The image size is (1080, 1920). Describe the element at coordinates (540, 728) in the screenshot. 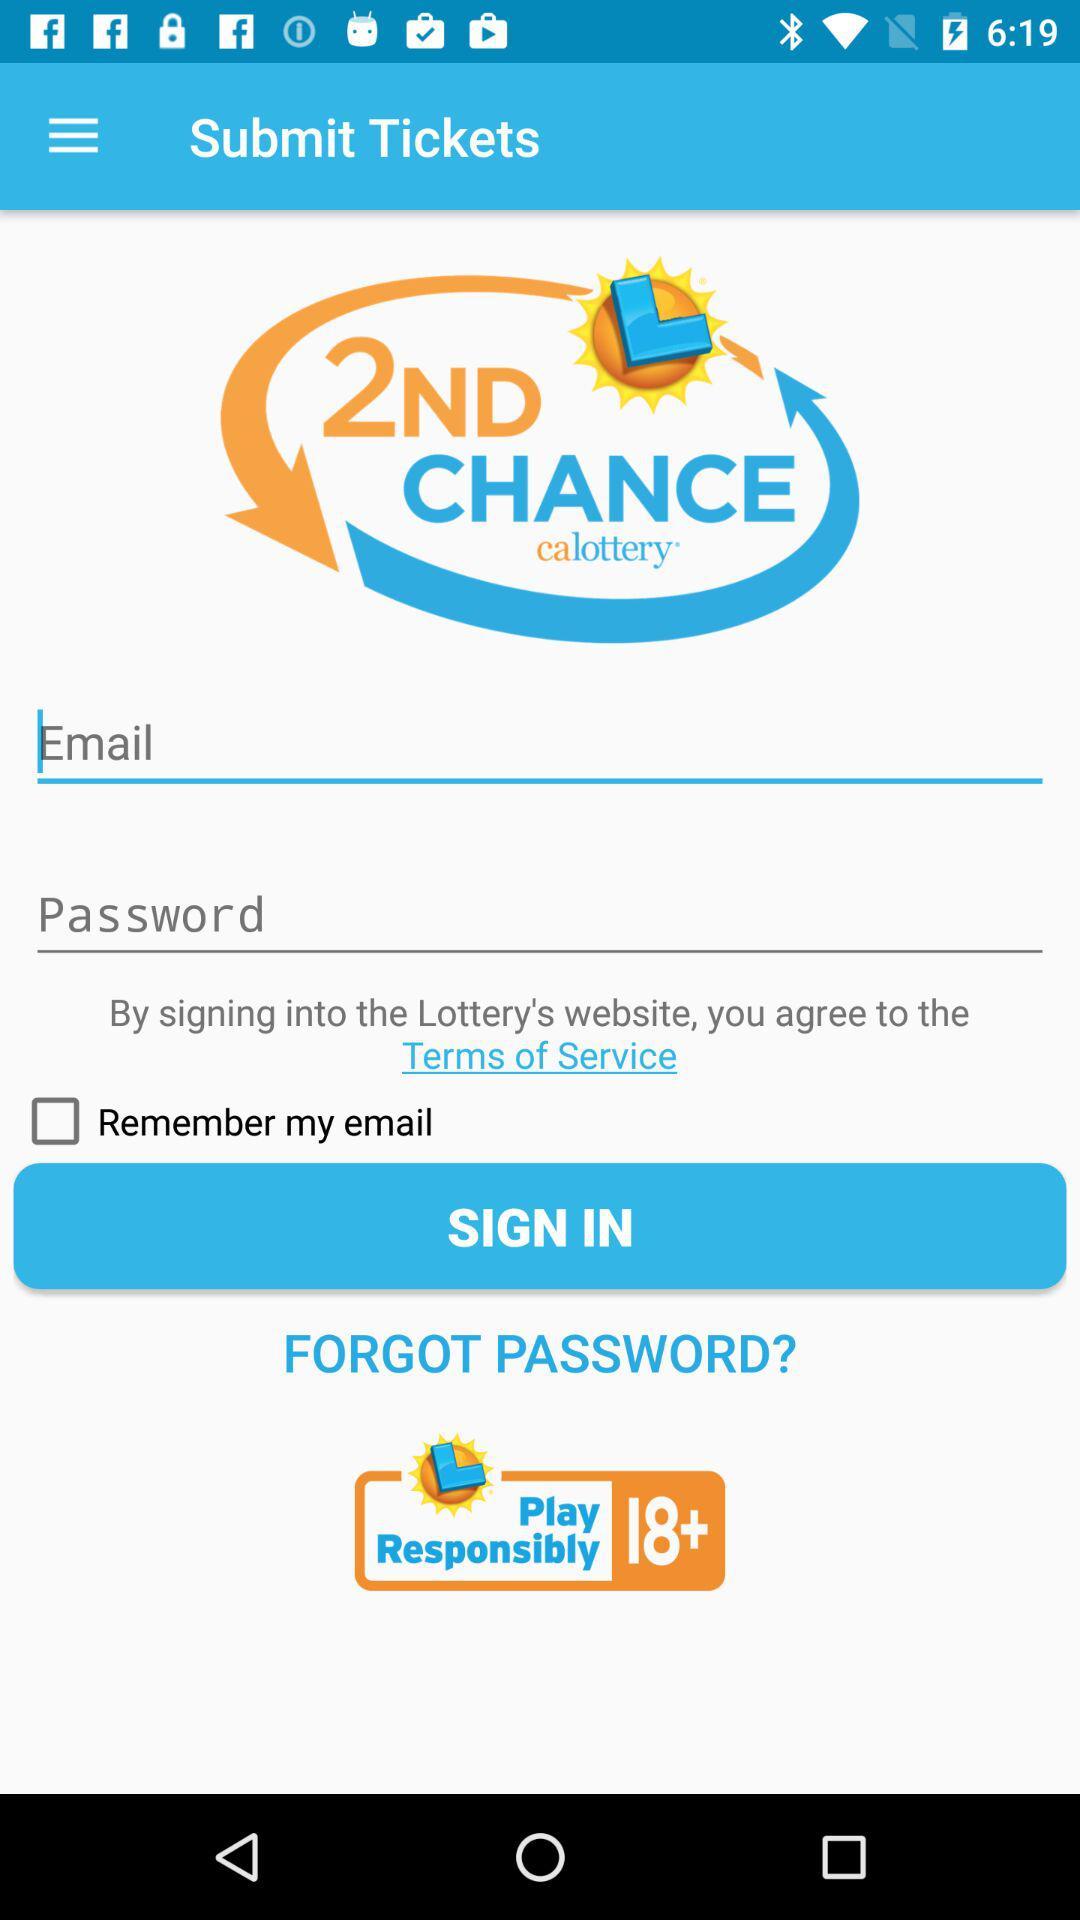

I see `email` at that location.